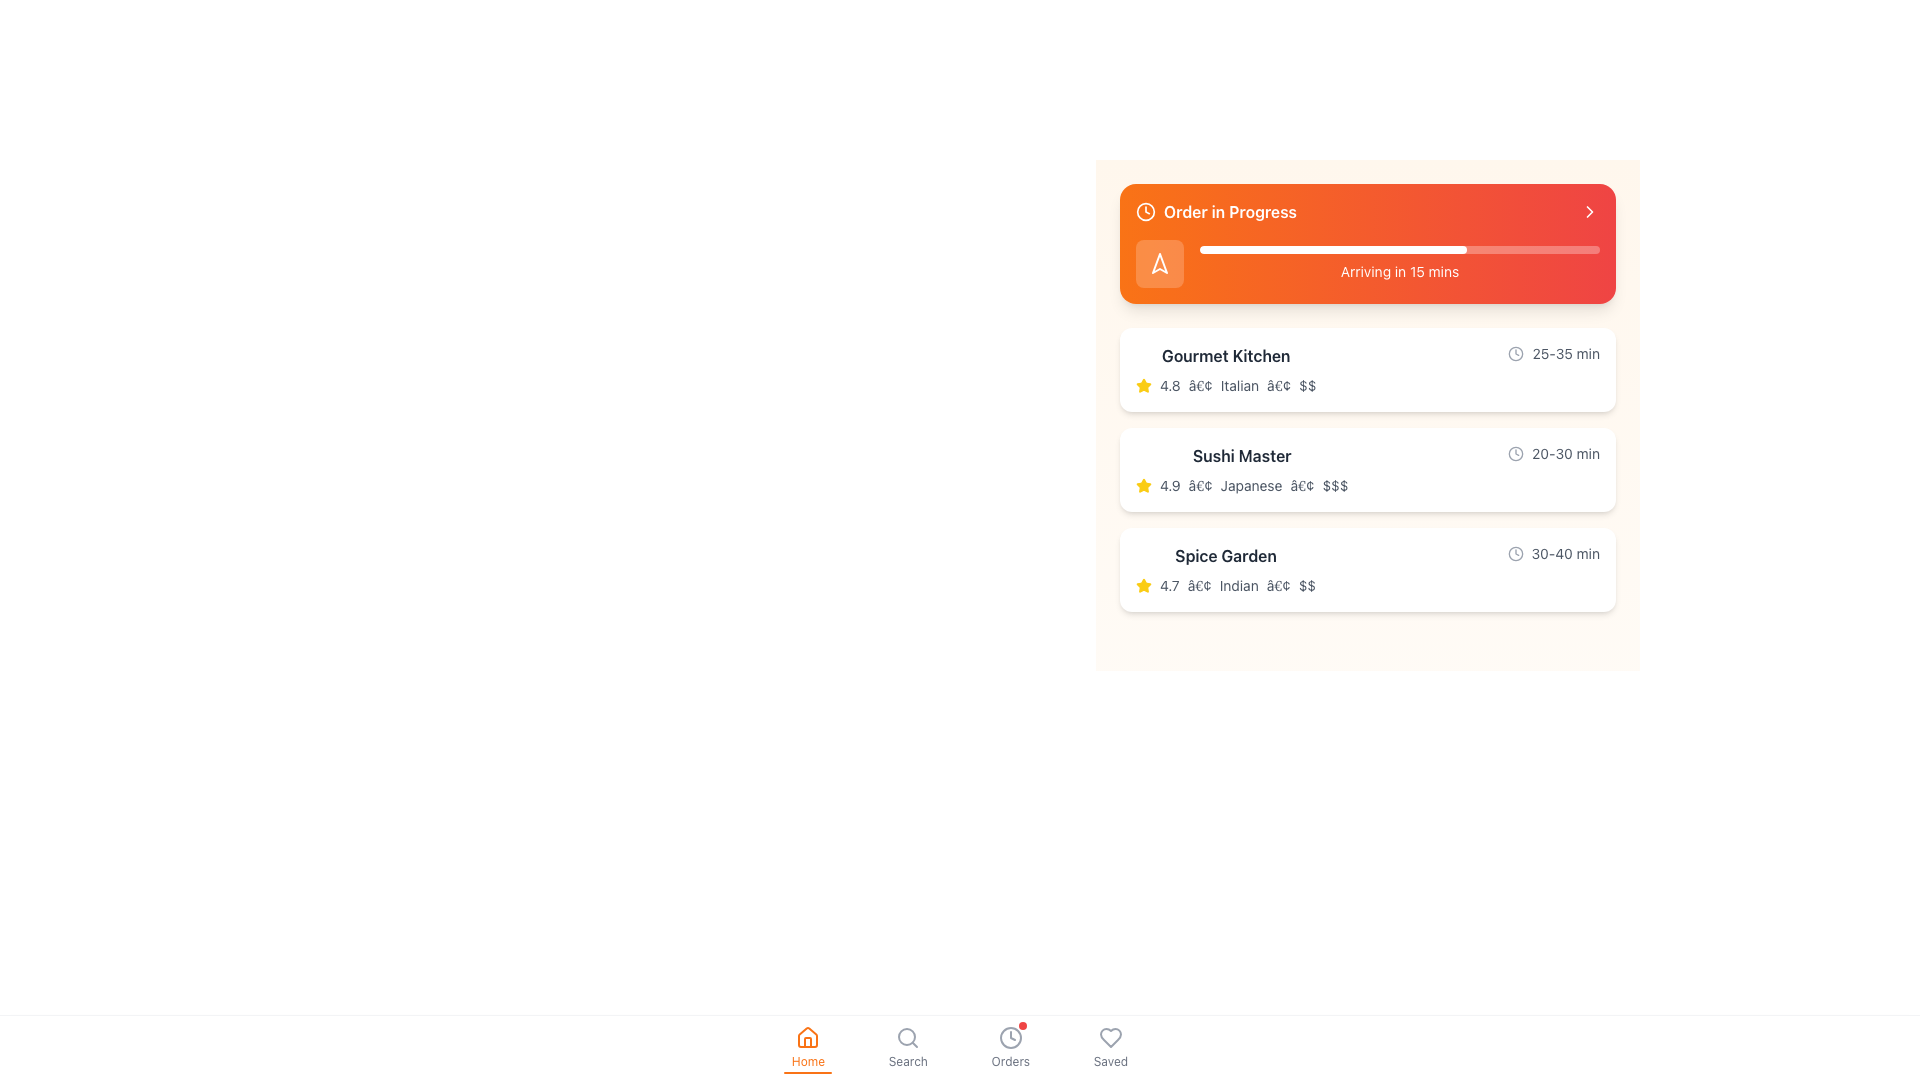  Describe the element at coordinates (906, 1036) in the screenshot. I see `the SVG circle shape that represents the Search icon in the bottom navigation bar to trigger its hover styles` at that location.